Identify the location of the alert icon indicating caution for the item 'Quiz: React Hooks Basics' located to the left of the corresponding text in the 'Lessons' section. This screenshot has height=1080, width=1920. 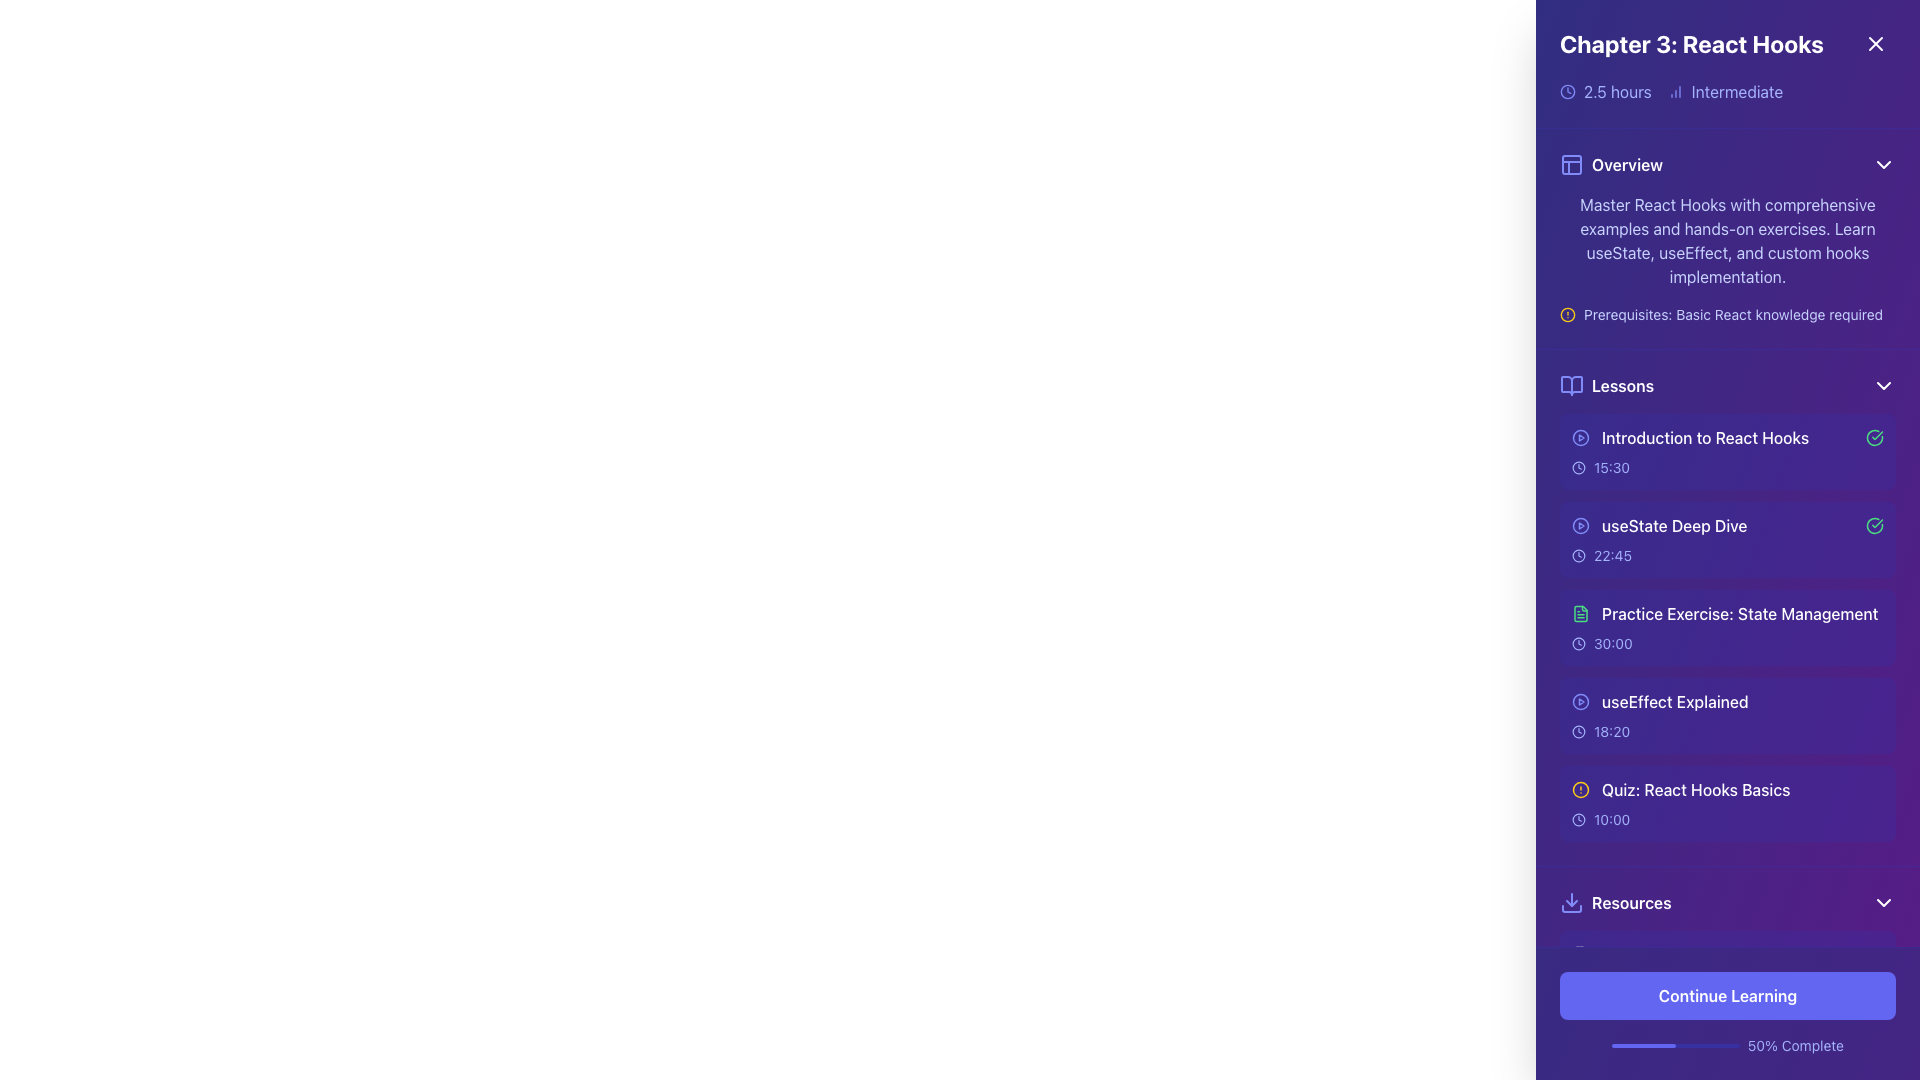
(1579, 789).